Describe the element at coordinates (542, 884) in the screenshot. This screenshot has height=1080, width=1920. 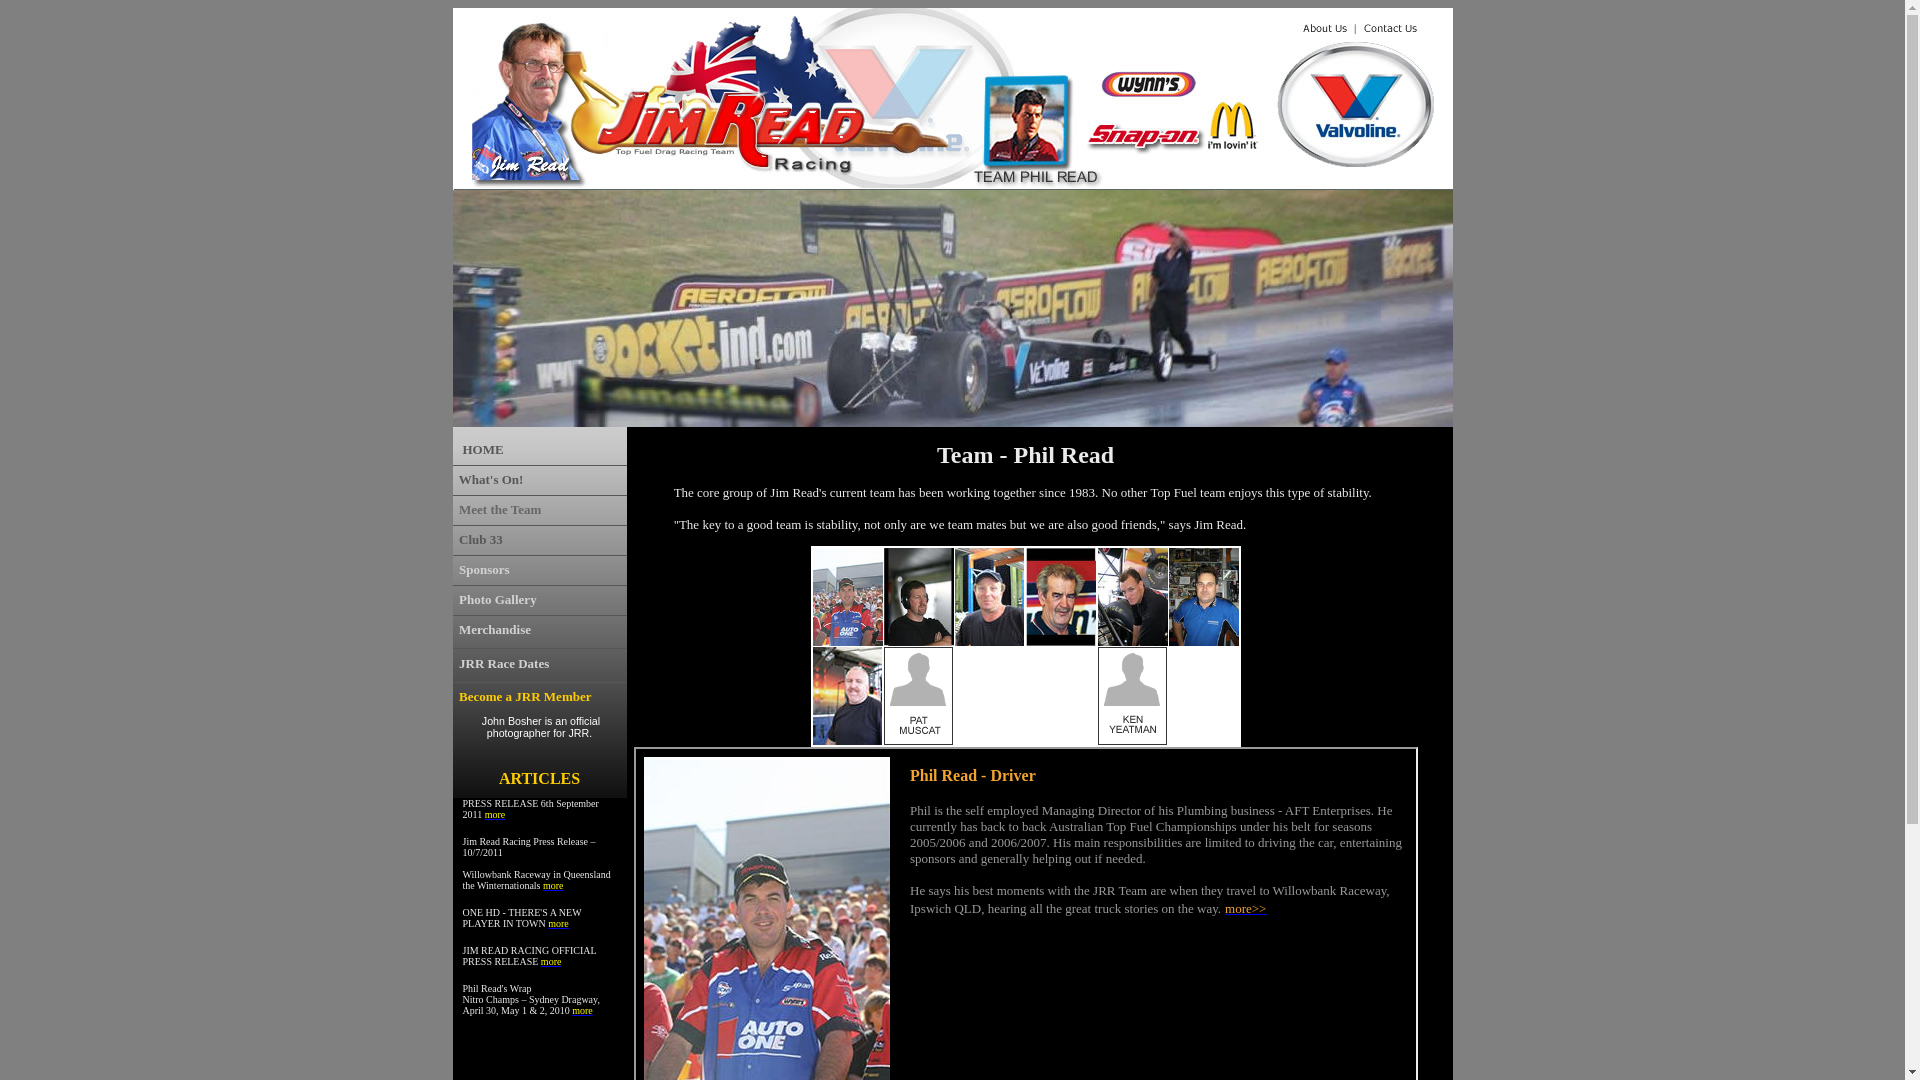
I see `'more'` at that location.